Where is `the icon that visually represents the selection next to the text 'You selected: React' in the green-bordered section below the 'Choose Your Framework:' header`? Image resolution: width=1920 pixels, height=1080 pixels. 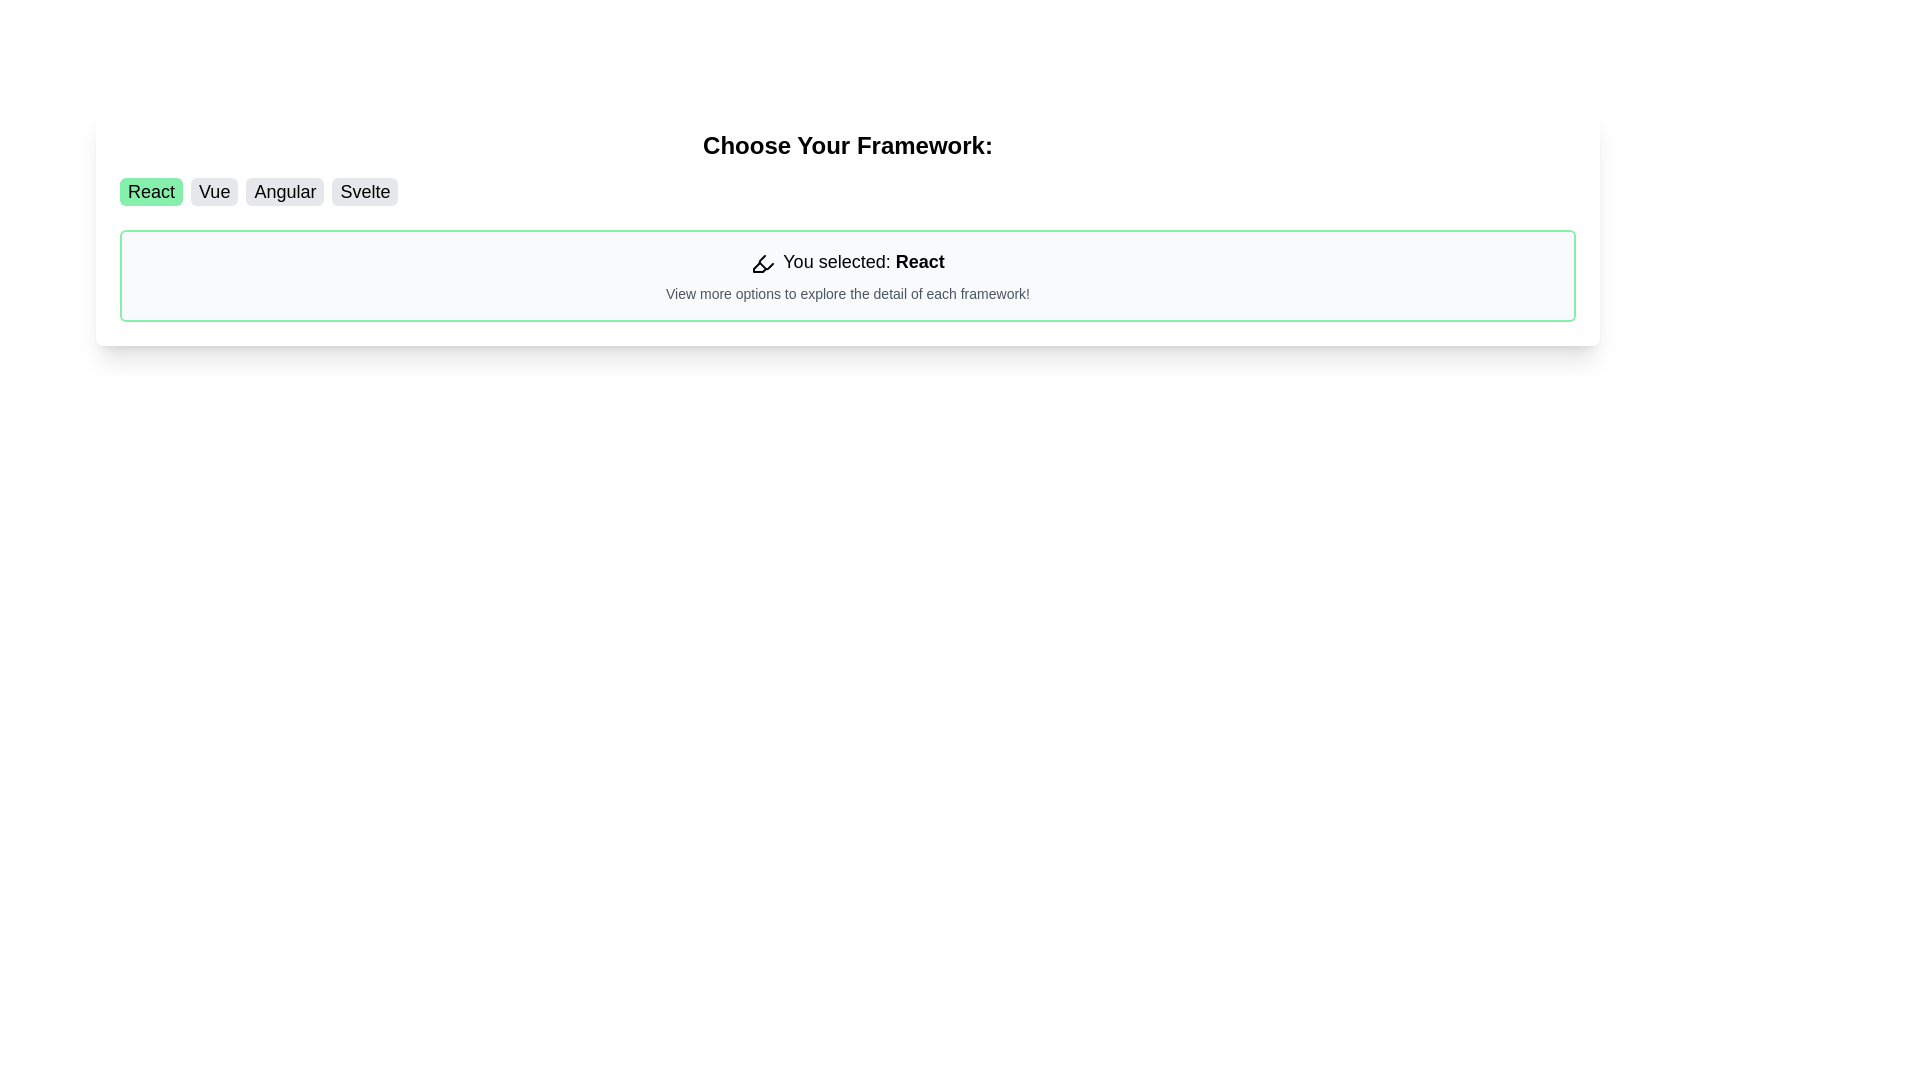
the icon that visually represents the selection next to the text 'You selected: React' in the green-bordered section below the 'Choose Your Framework:' header is located at coordinates (762, 262).